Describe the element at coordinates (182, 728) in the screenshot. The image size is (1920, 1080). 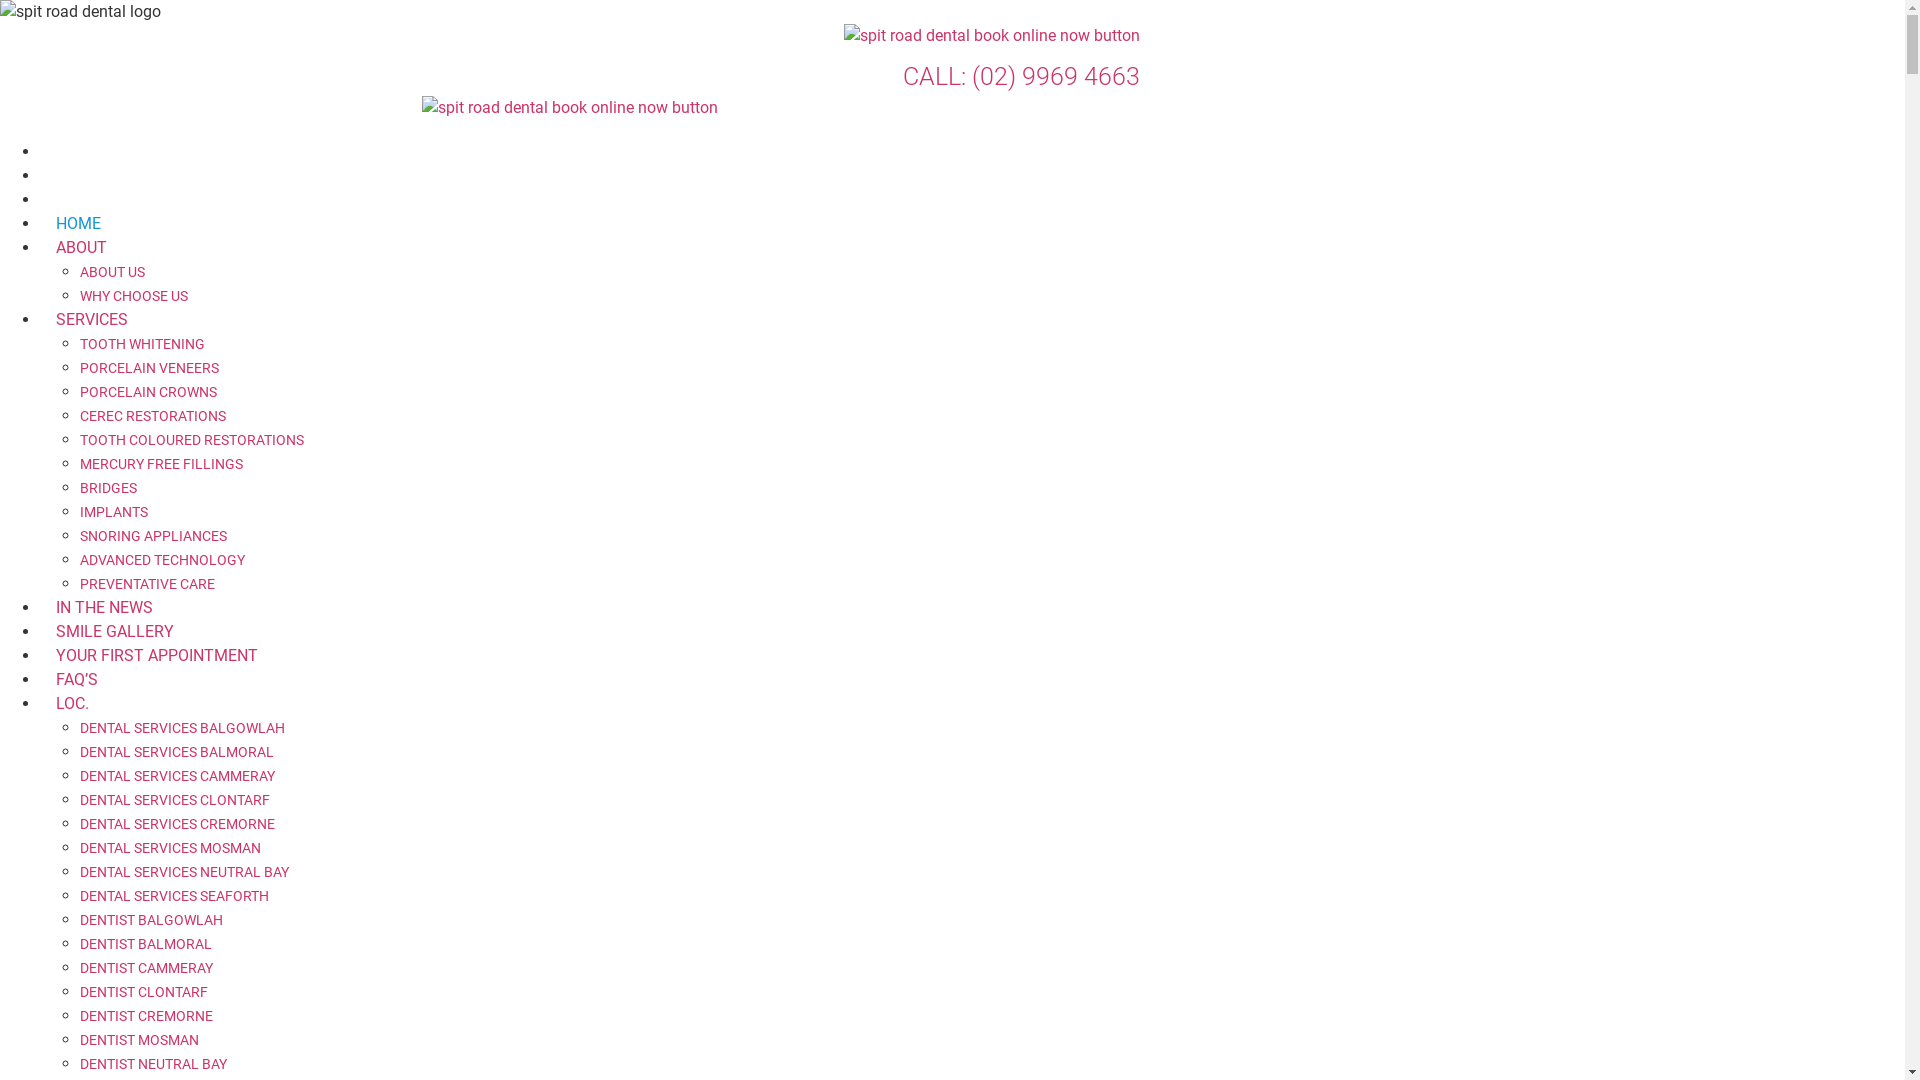
I see `'DENTAL SERVICES BALGOWLAH'` at that location.